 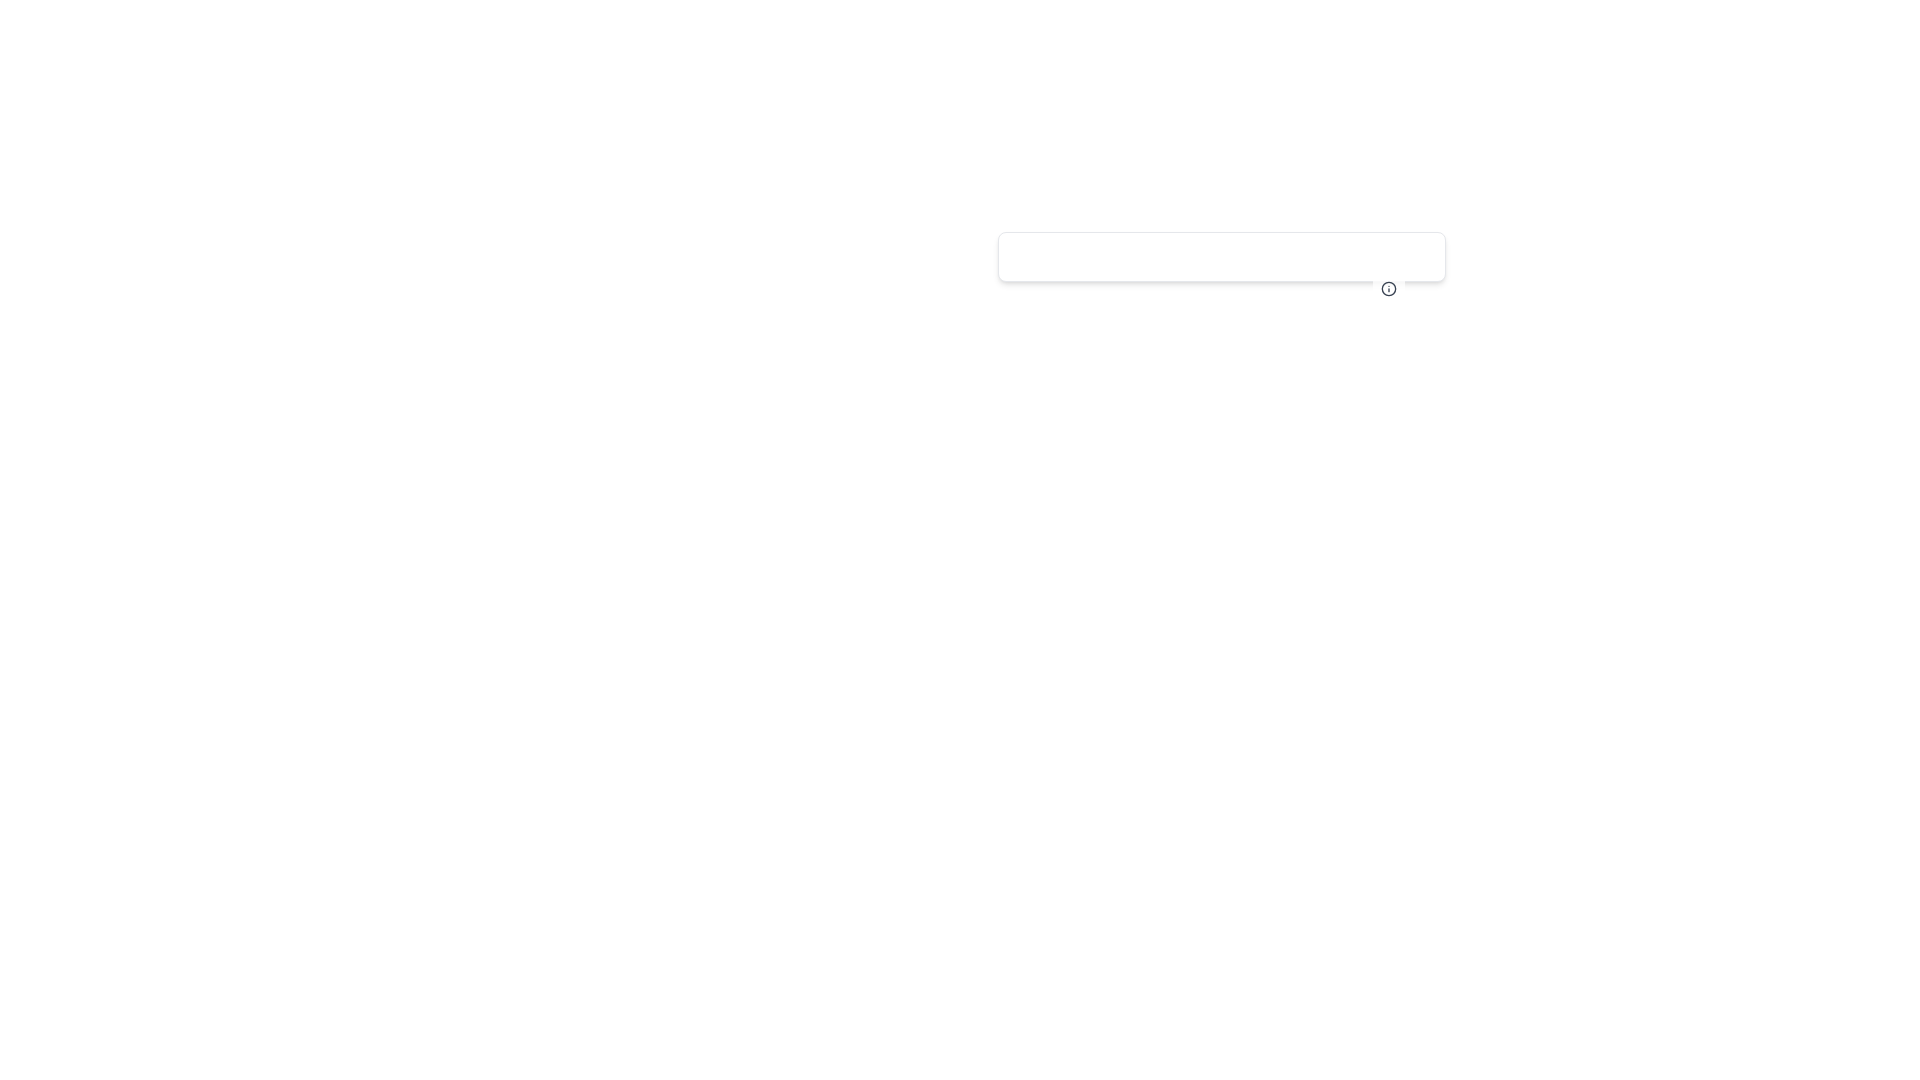 What do you see at coordinates (1387, 289) in the screenshot?
I see `the outermost circular component of the information icon, which is positioned to the immediate right of a text input field` at bounding box center [1387, 289].